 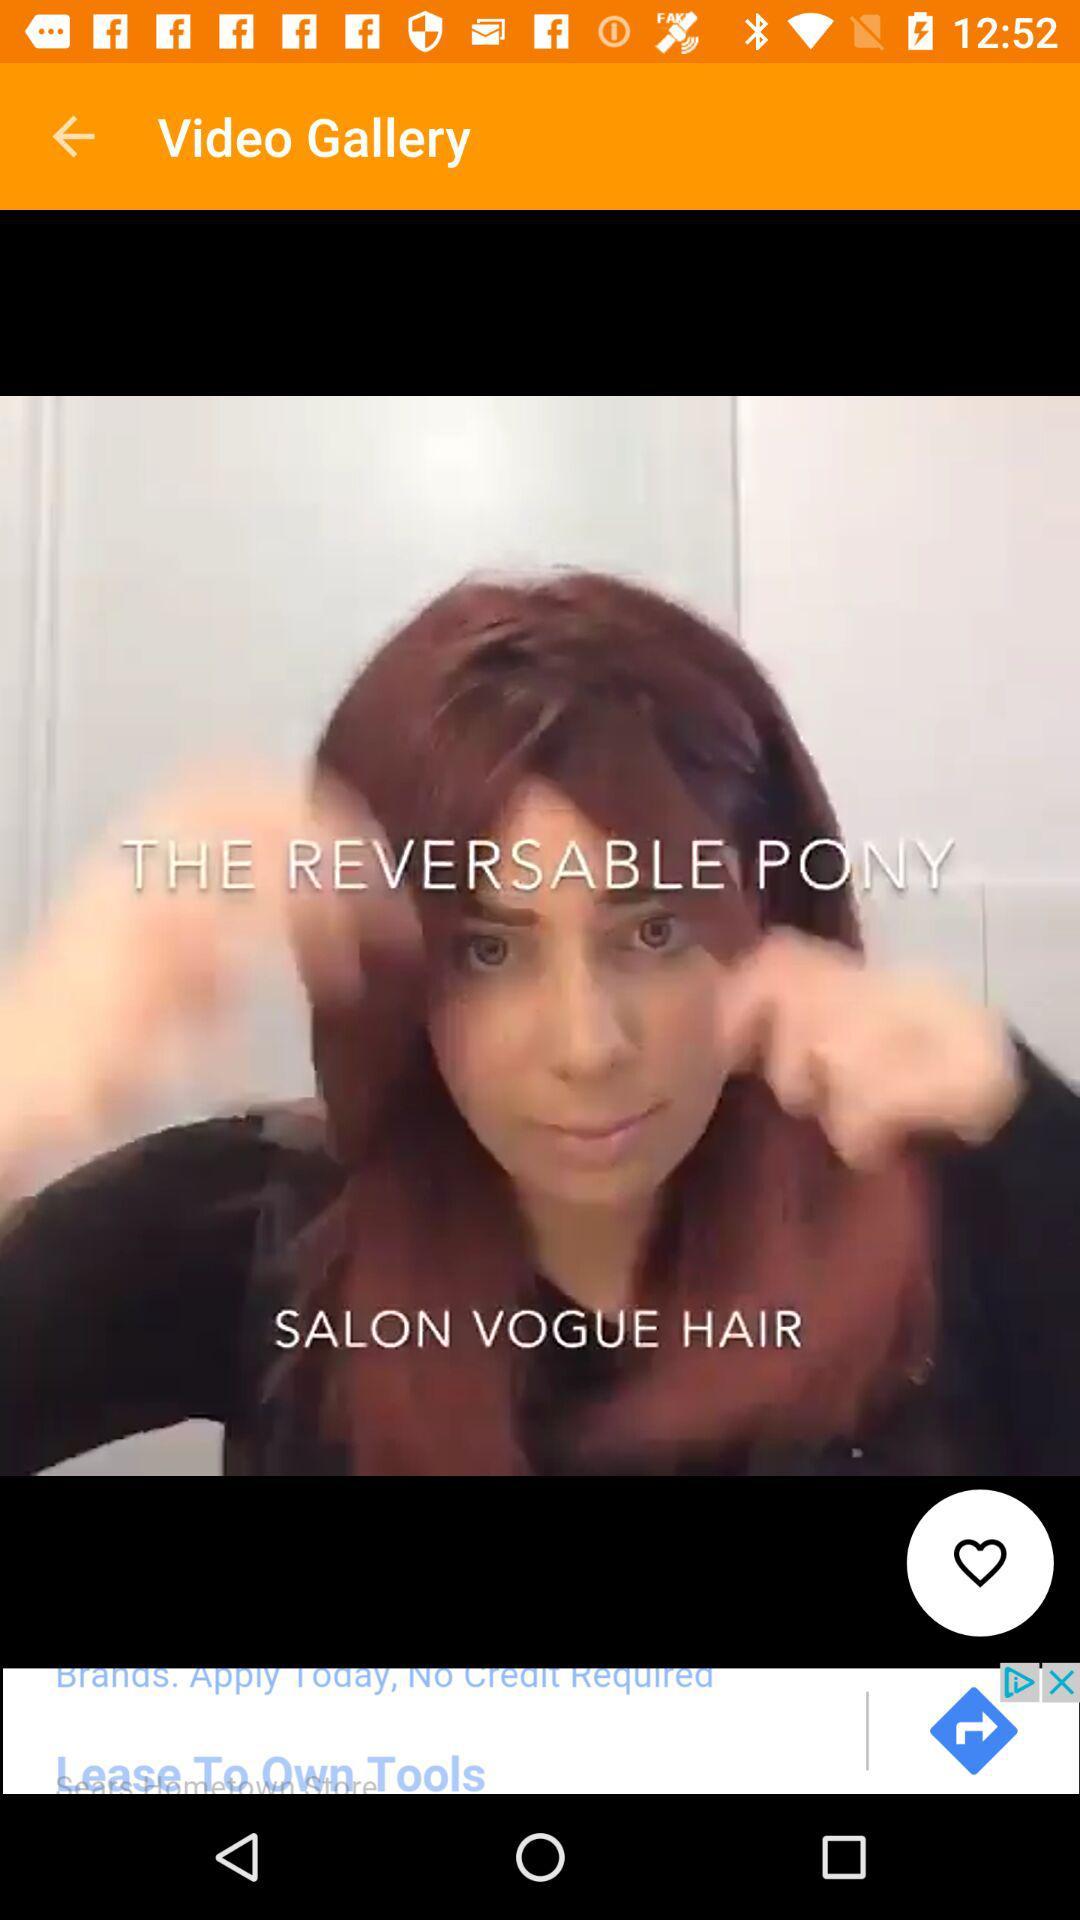 What do you see at coordinates (540, 1727) in the screenshot?
I see `saloon hair styling display` at bounding box center [540, 1727].